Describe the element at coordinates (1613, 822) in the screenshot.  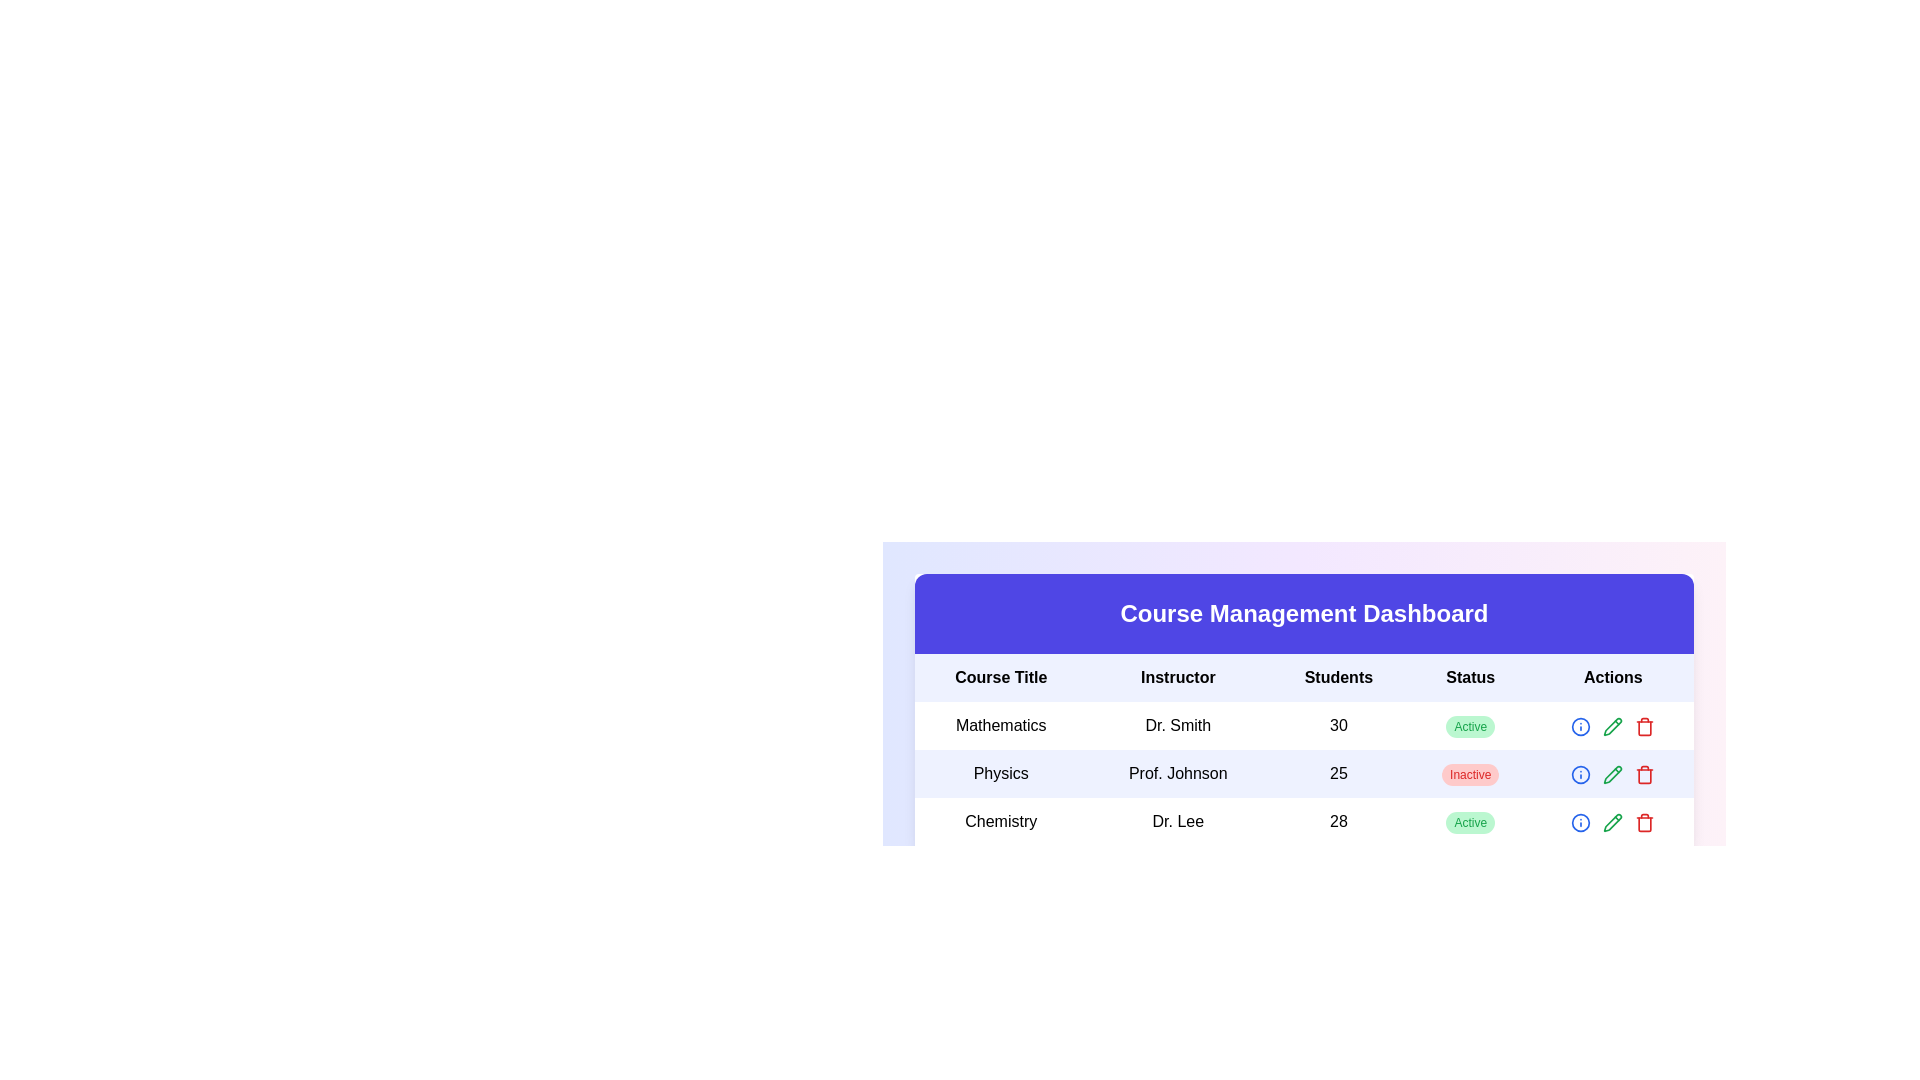
I see `the pencil-shaped icon representing the edit action located in the 'Actions' column of the 'Chemistry' row` at that location.